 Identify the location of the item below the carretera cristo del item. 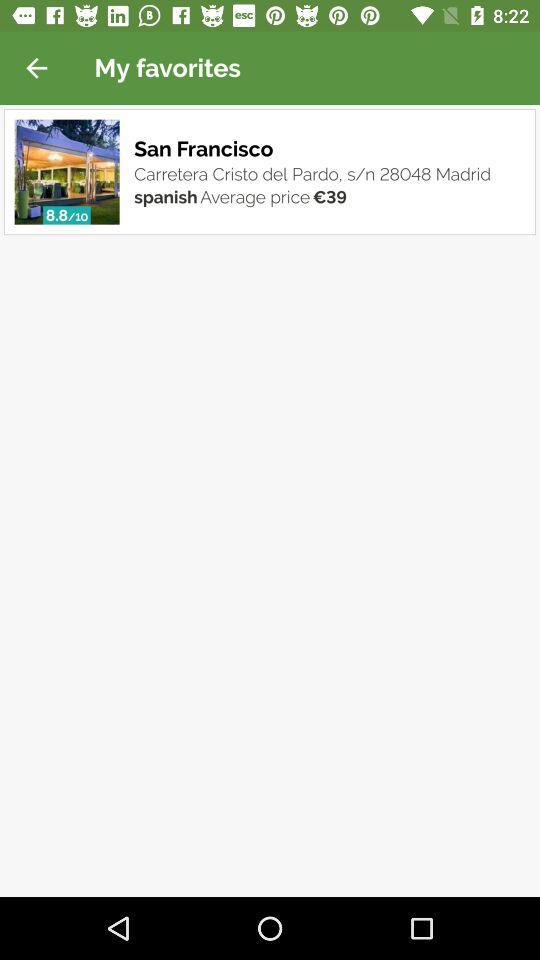
(164, 195).